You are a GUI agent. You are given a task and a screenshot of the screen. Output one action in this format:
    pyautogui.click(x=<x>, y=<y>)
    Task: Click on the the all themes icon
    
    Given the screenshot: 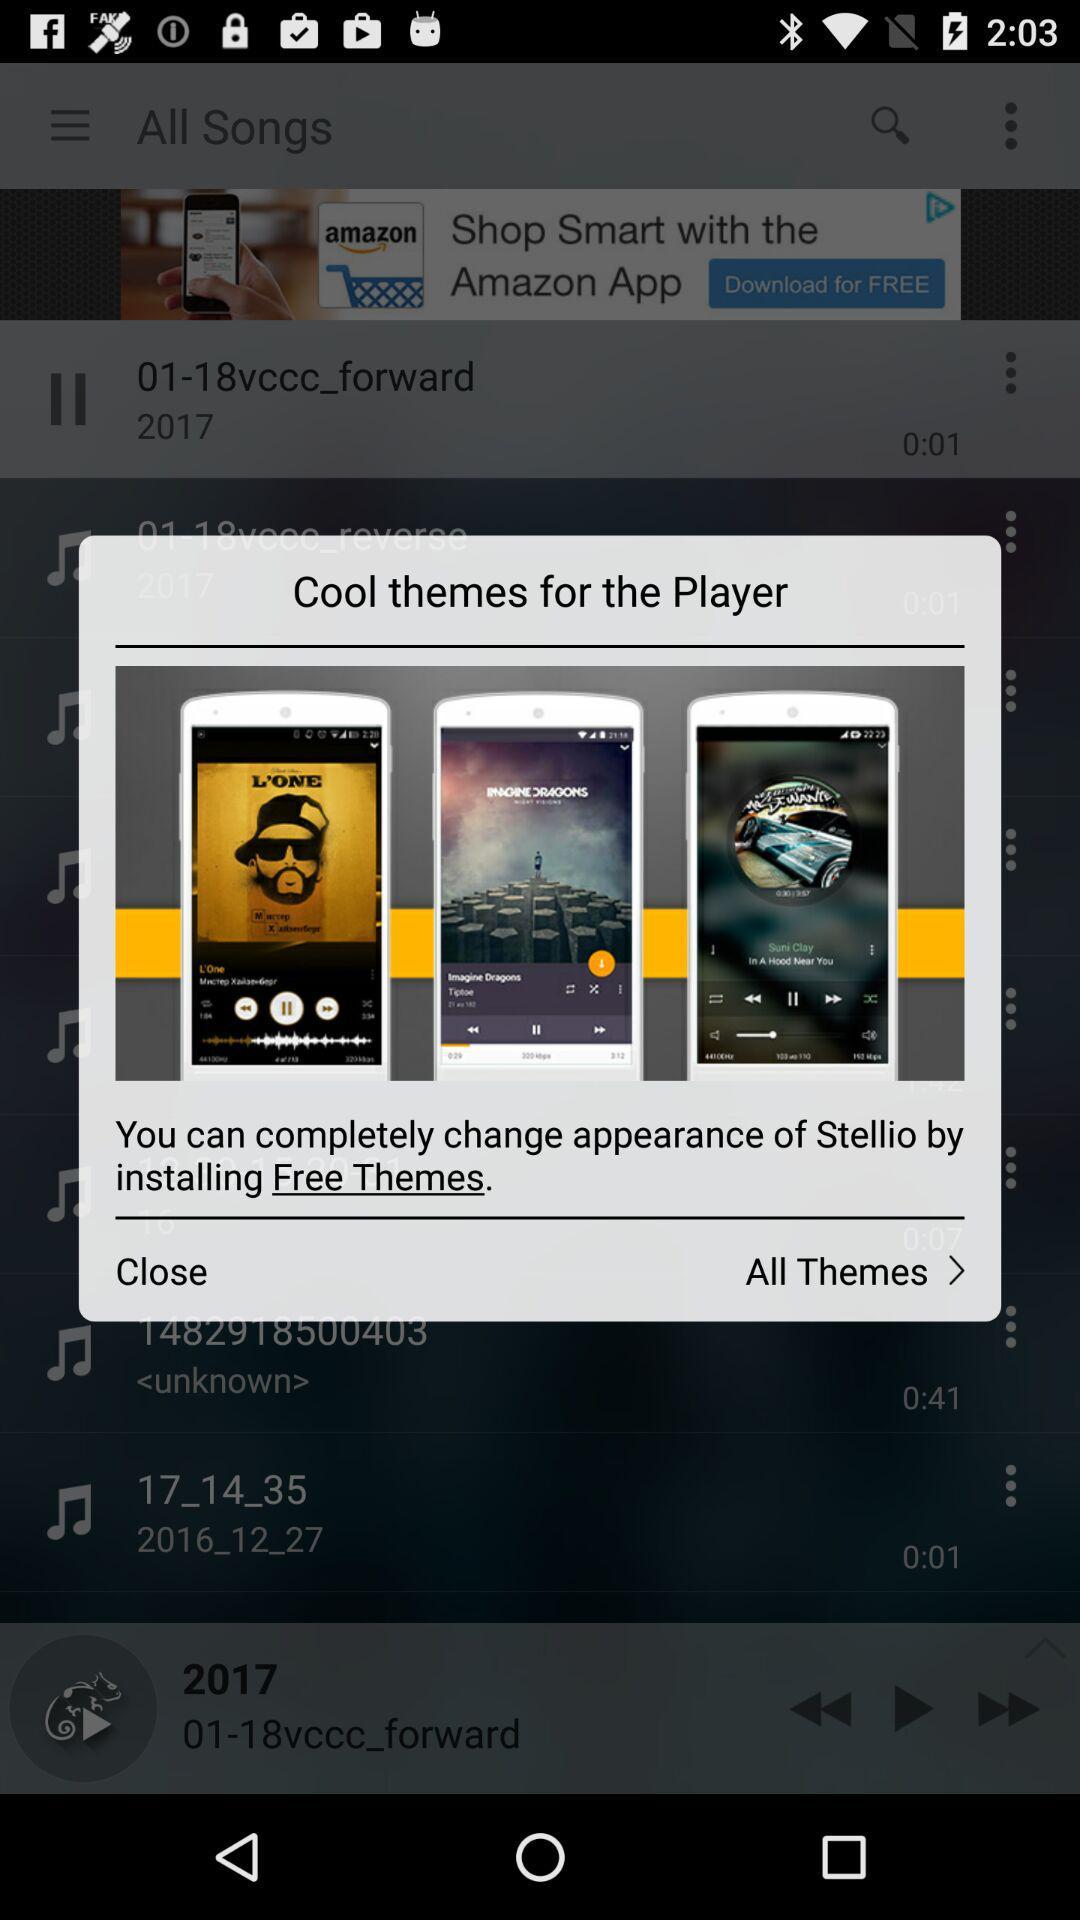 What is the action you would take?
    pyautogui.click(x=769, y=1269)
    